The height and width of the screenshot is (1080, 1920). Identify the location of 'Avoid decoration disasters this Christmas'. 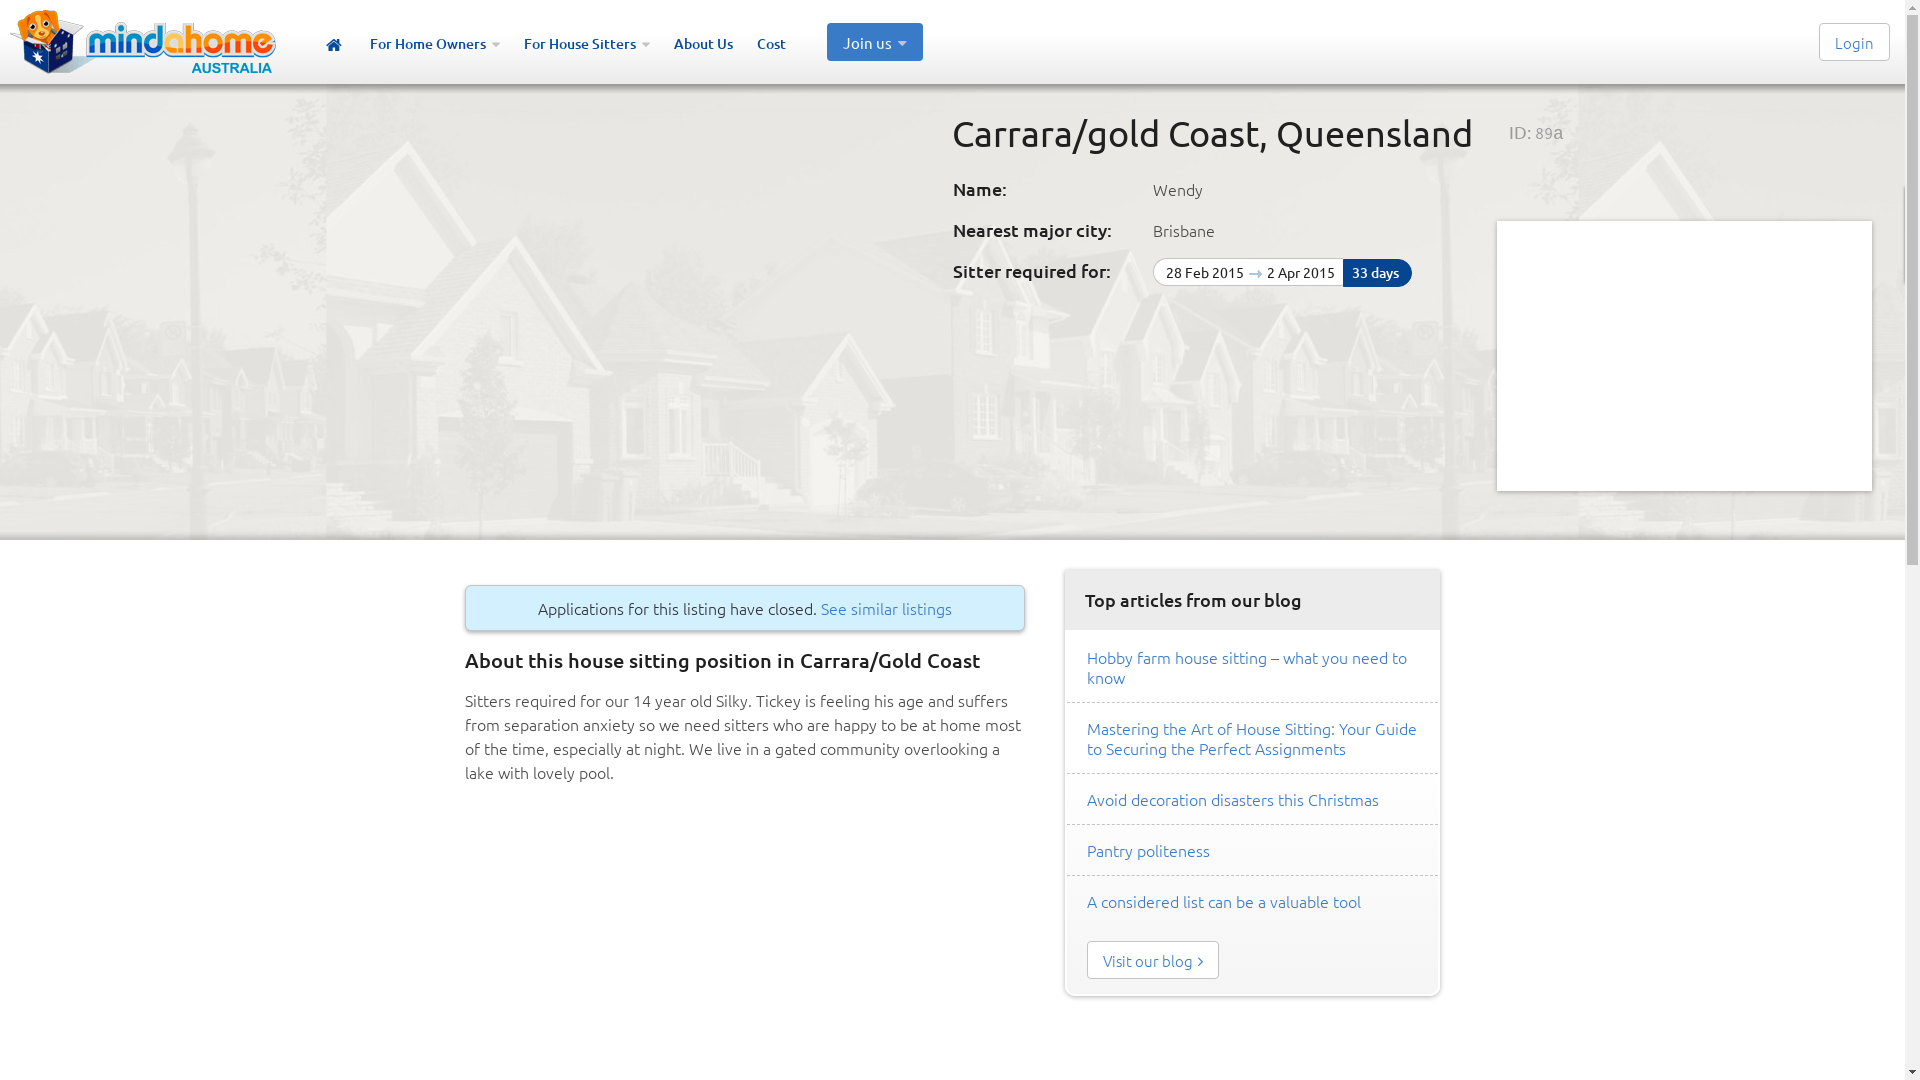
(1232, 797).